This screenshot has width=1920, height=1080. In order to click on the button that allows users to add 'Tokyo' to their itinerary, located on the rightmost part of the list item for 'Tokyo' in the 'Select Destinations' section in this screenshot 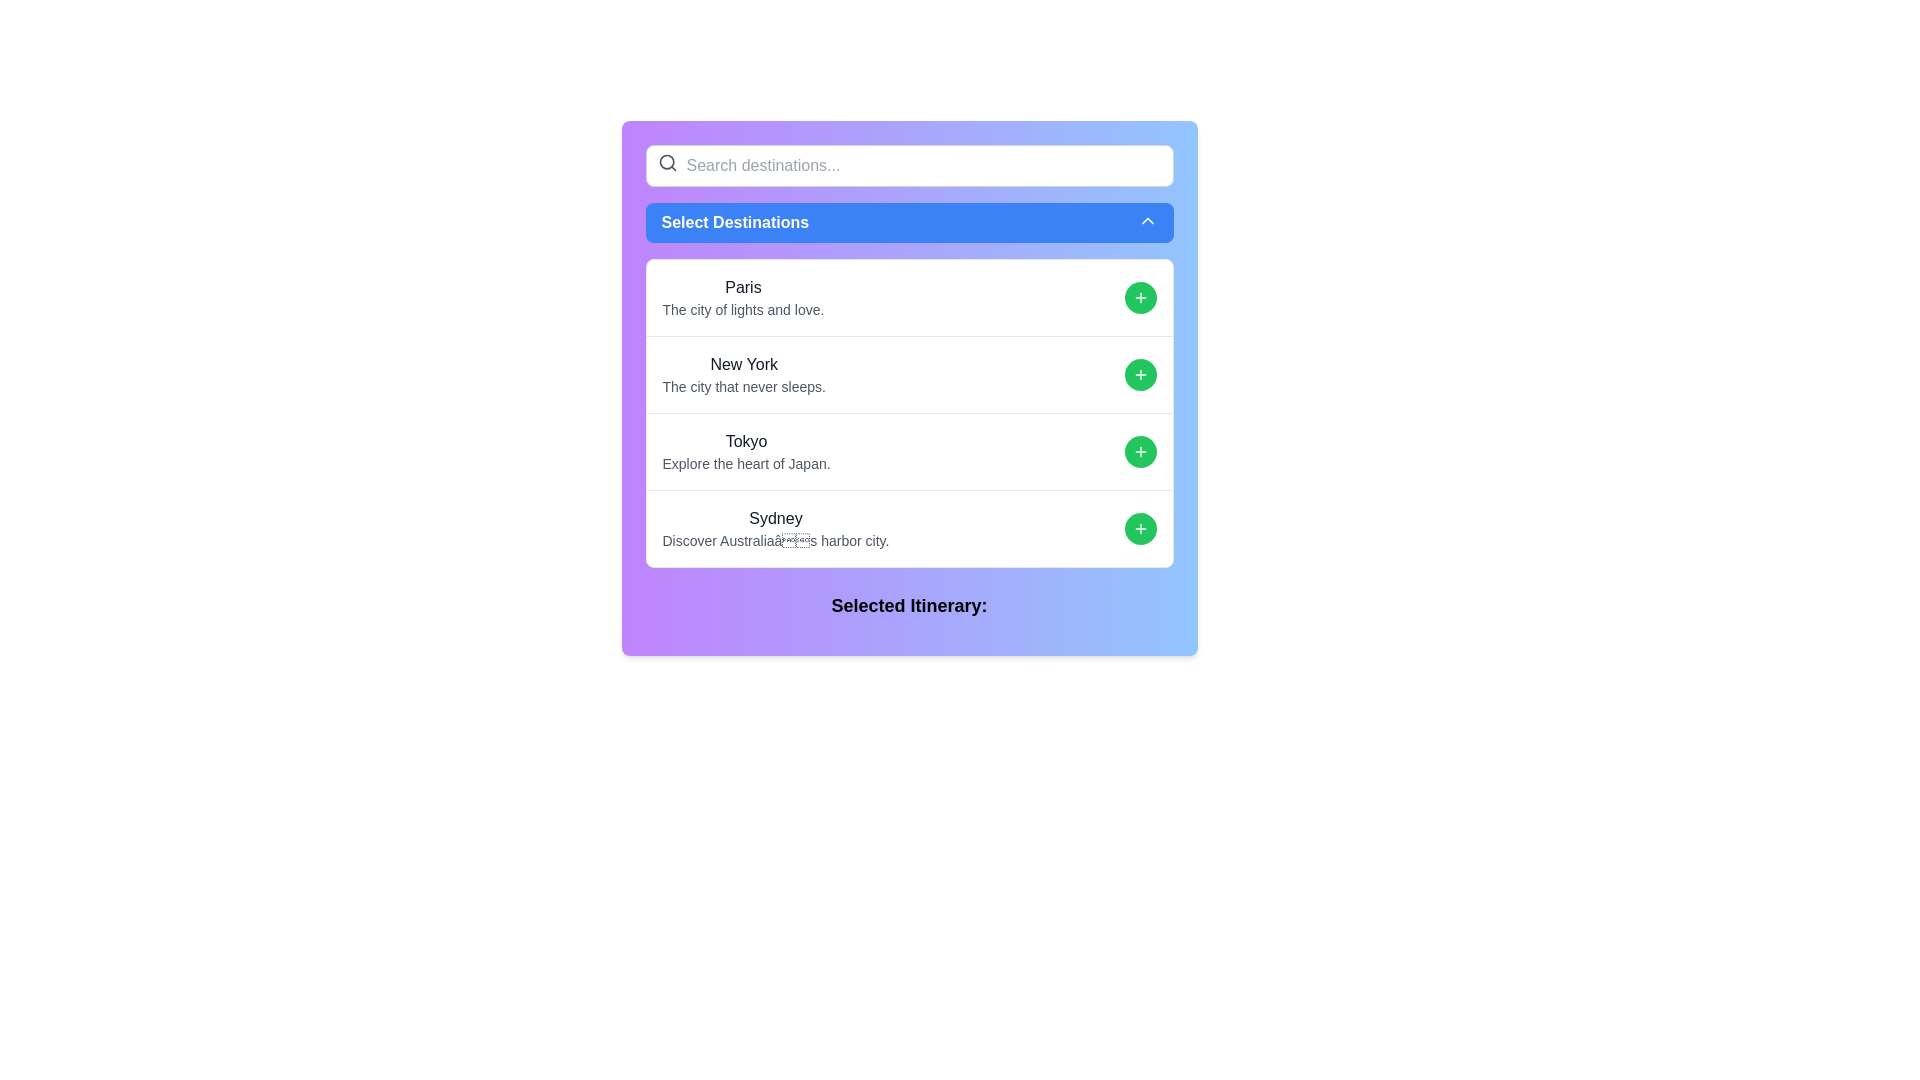, I will do `click(1140, 451)`.